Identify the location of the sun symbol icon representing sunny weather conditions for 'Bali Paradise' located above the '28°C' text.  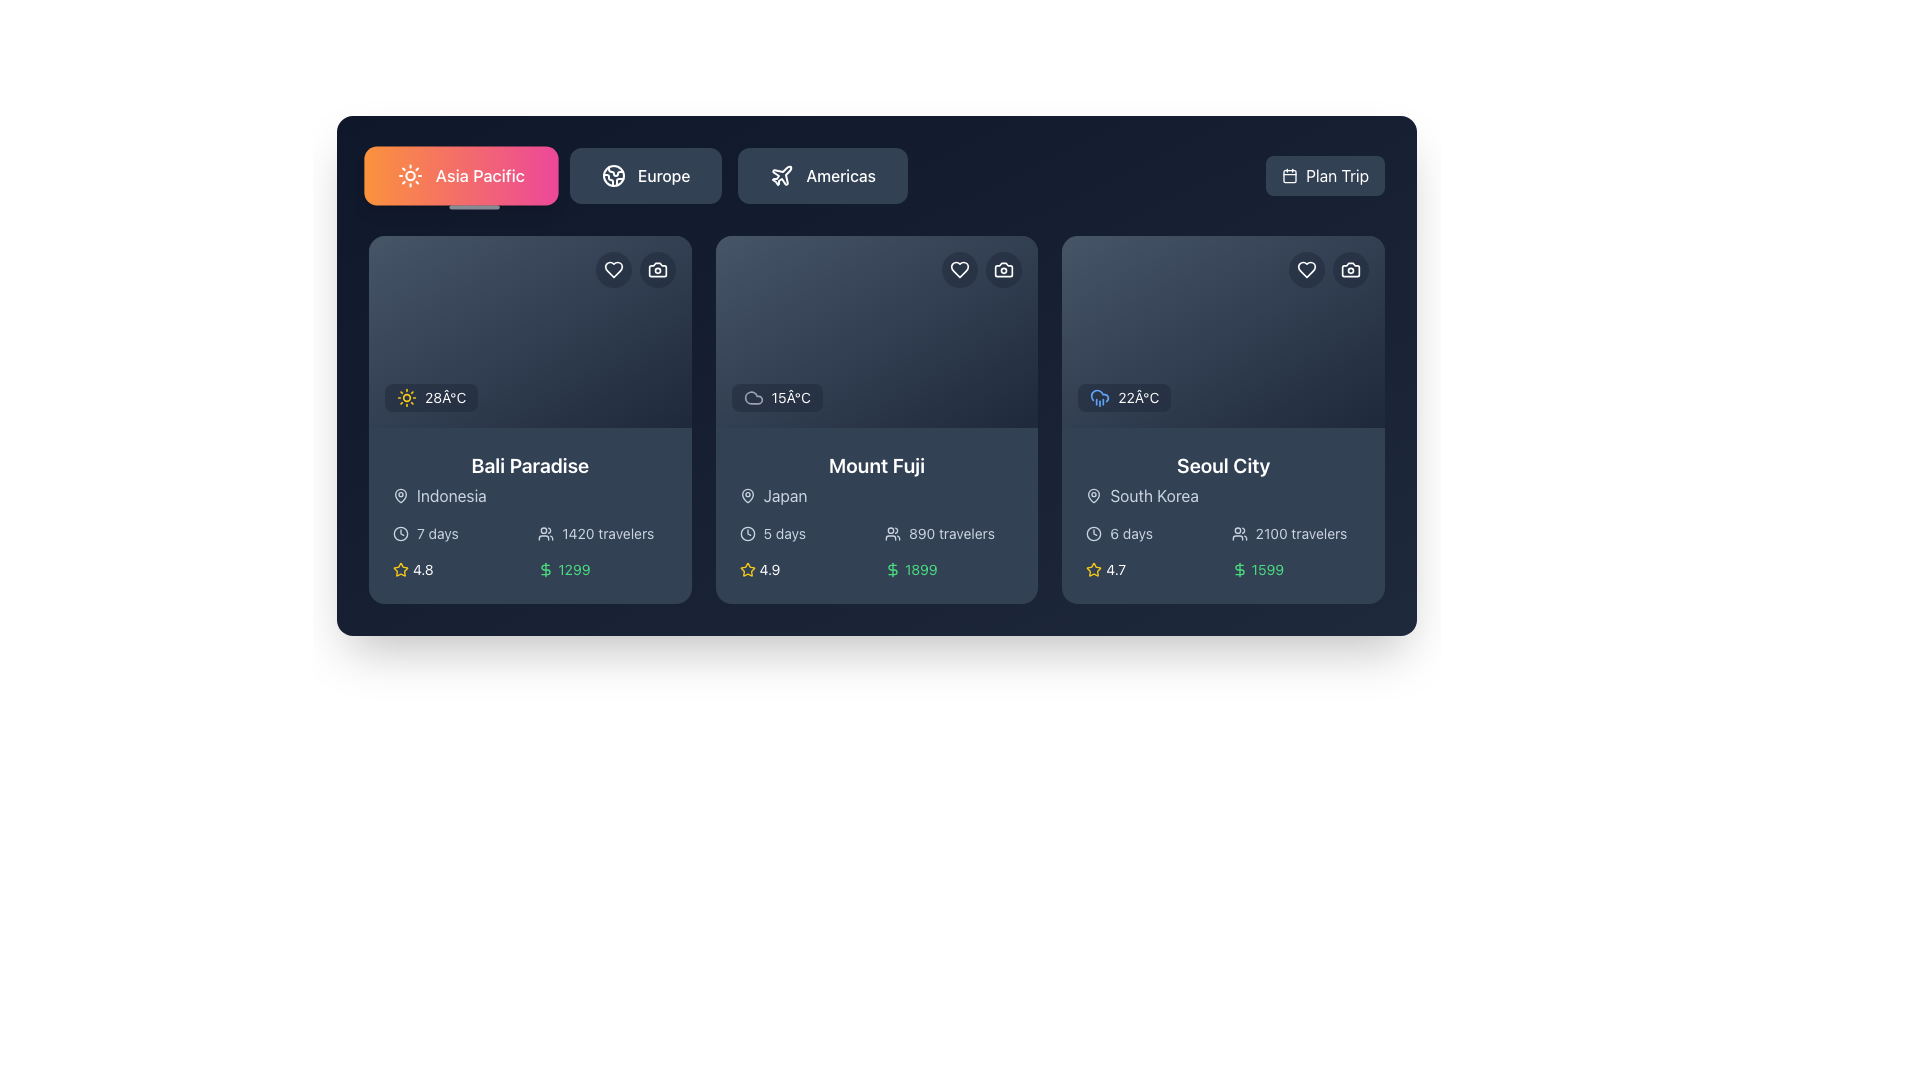
(406, 397).